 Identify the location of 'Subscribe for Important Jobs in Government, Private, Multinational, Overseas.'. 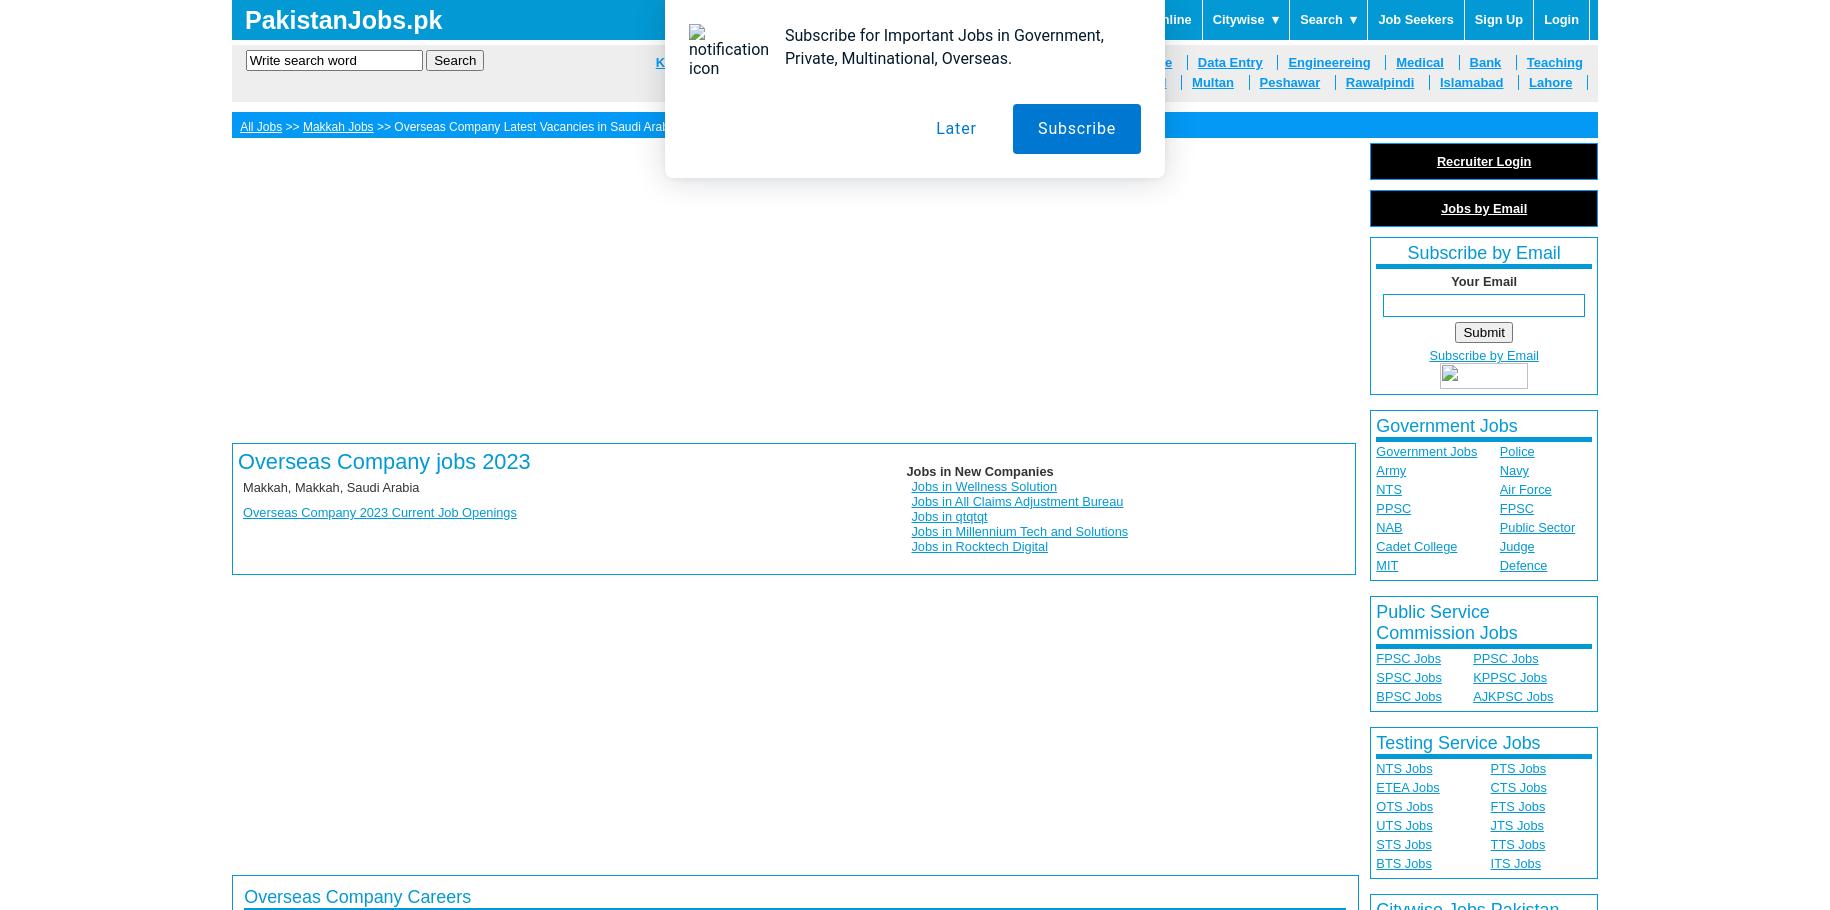
(942, 46).